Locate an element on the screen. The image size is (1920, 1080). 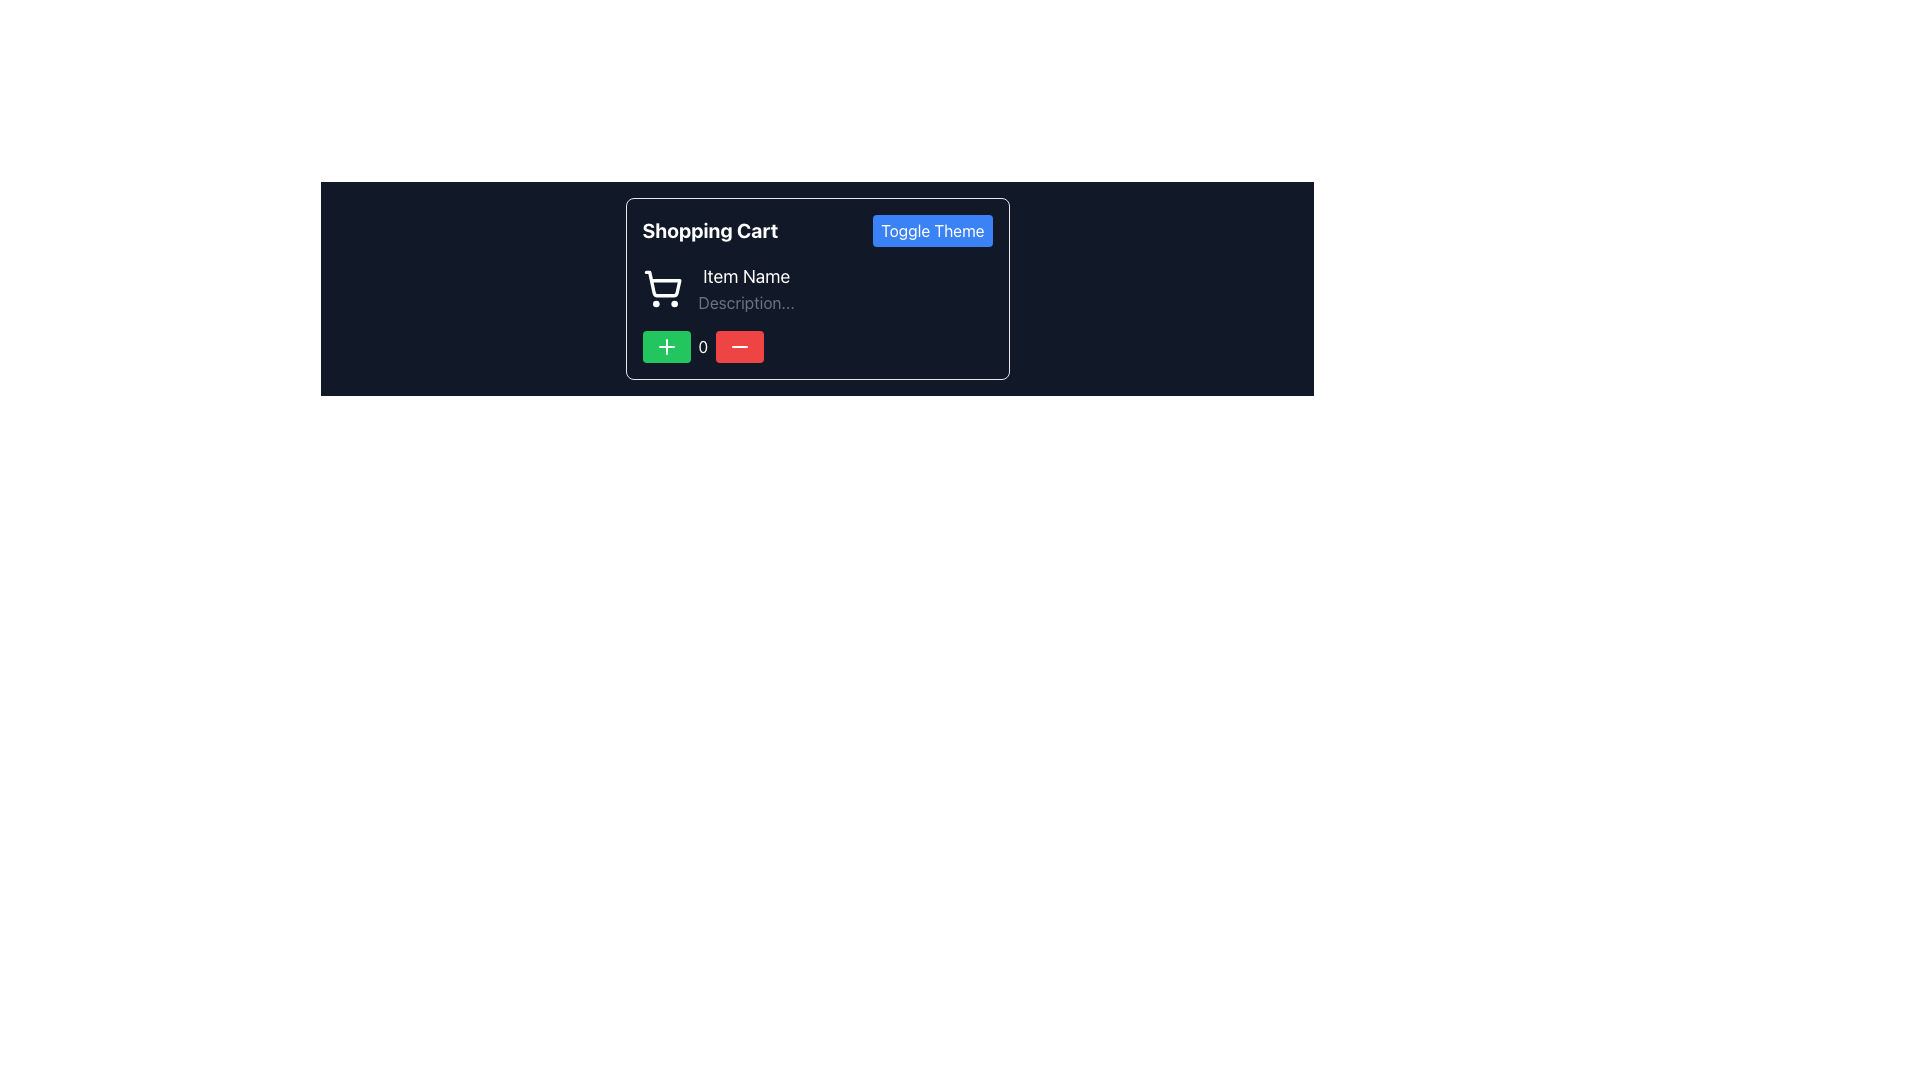
the green plus icon within the button located in the shopping cart UI is located at coordinates (666, 346).